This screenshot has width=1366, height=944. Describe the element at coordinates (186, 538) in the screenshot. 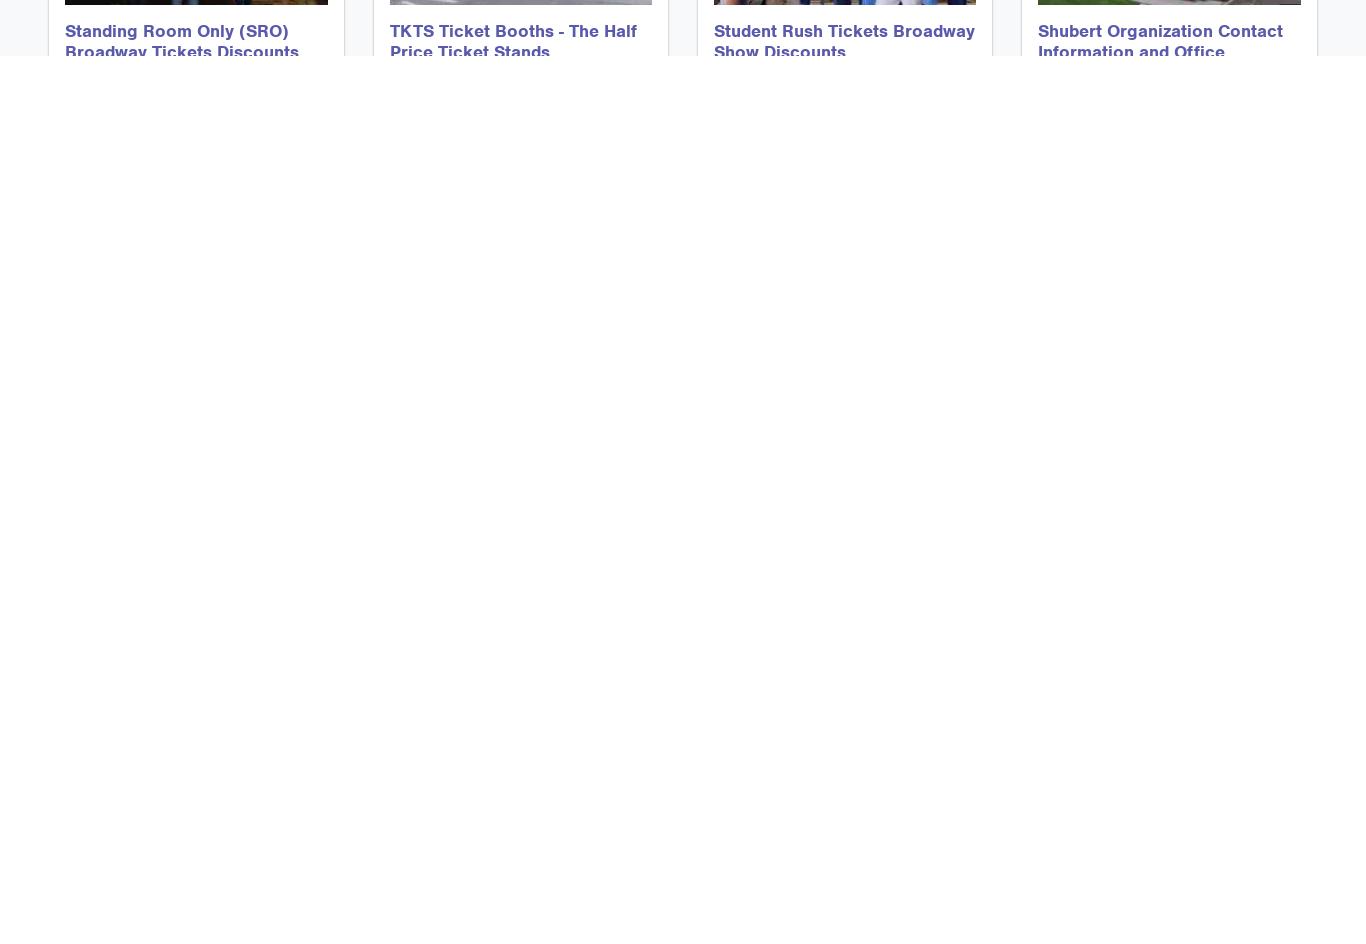

I see `'How To Use The Ticketmaster Discount Code Page on Android Devices'` at that location.